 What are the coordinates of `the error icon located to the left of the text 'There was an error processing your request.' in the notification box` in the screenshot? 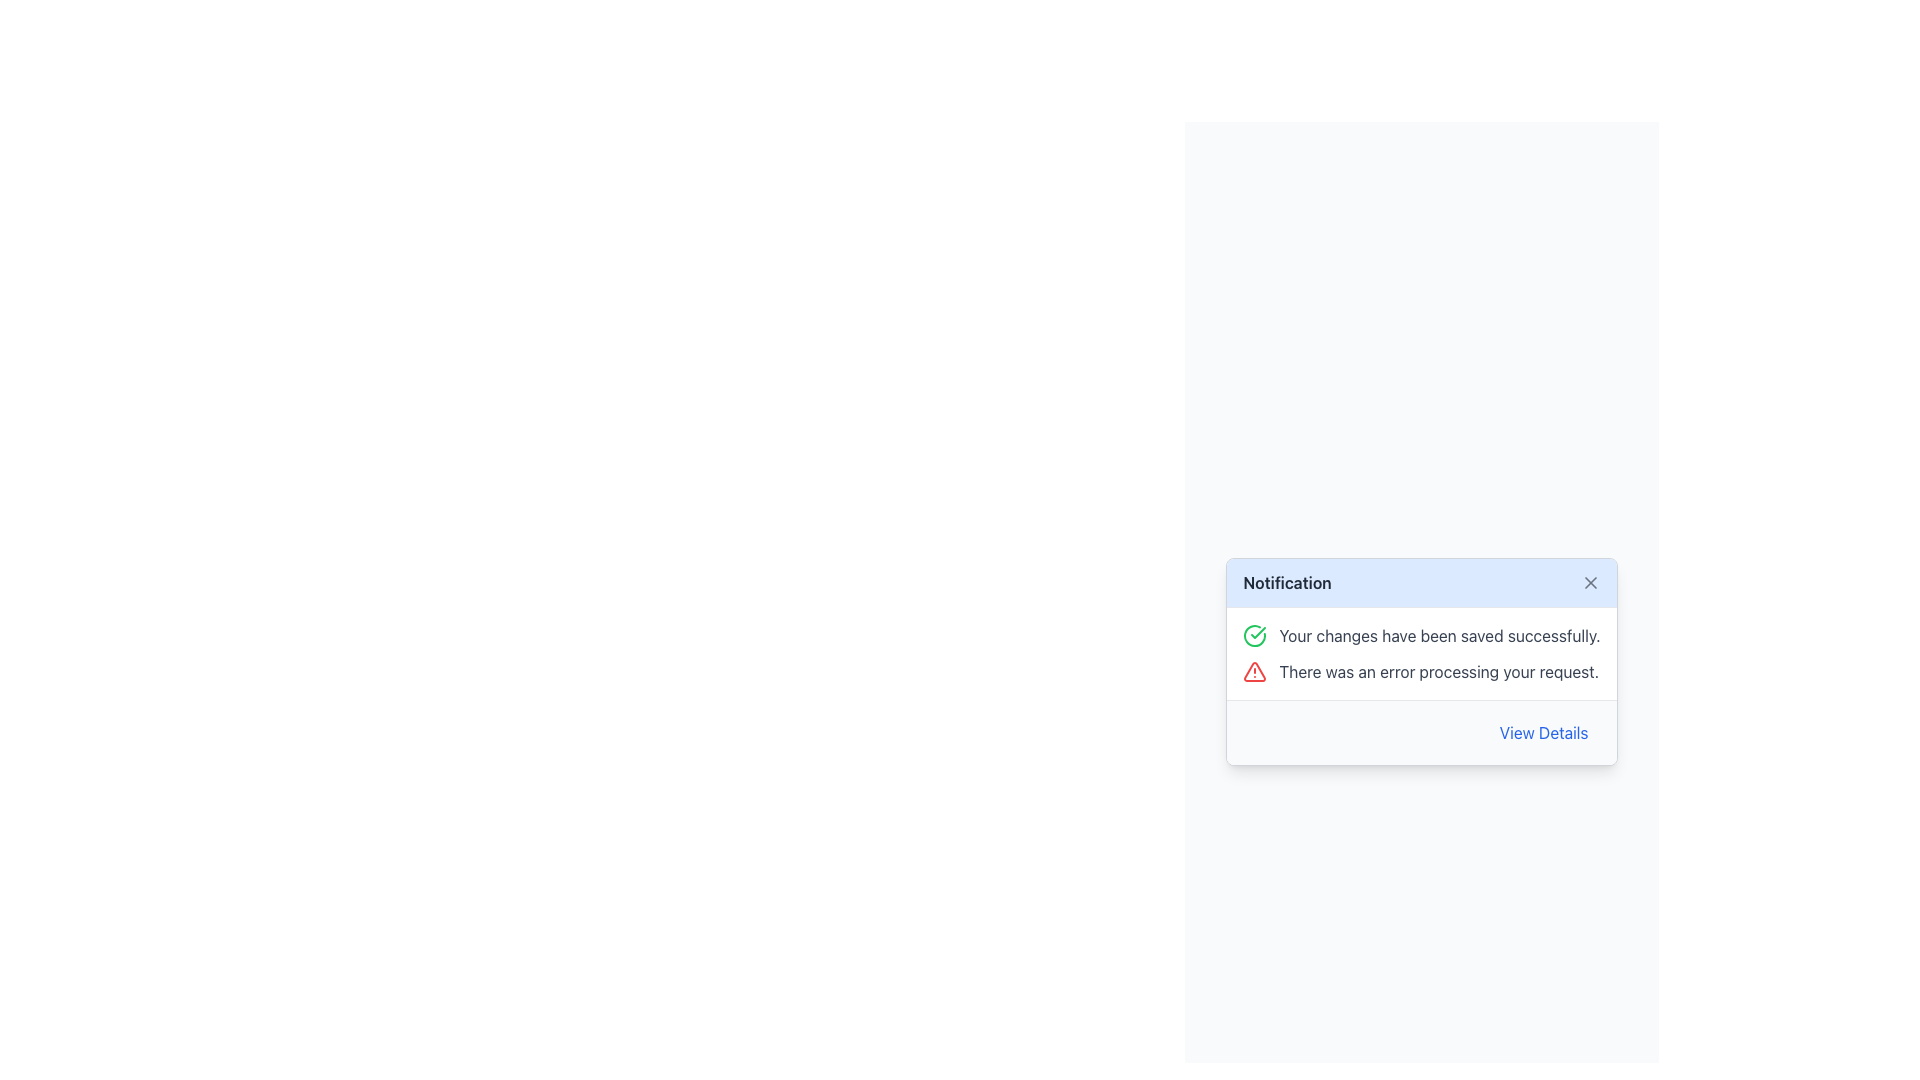 It's located at (1254, 671).